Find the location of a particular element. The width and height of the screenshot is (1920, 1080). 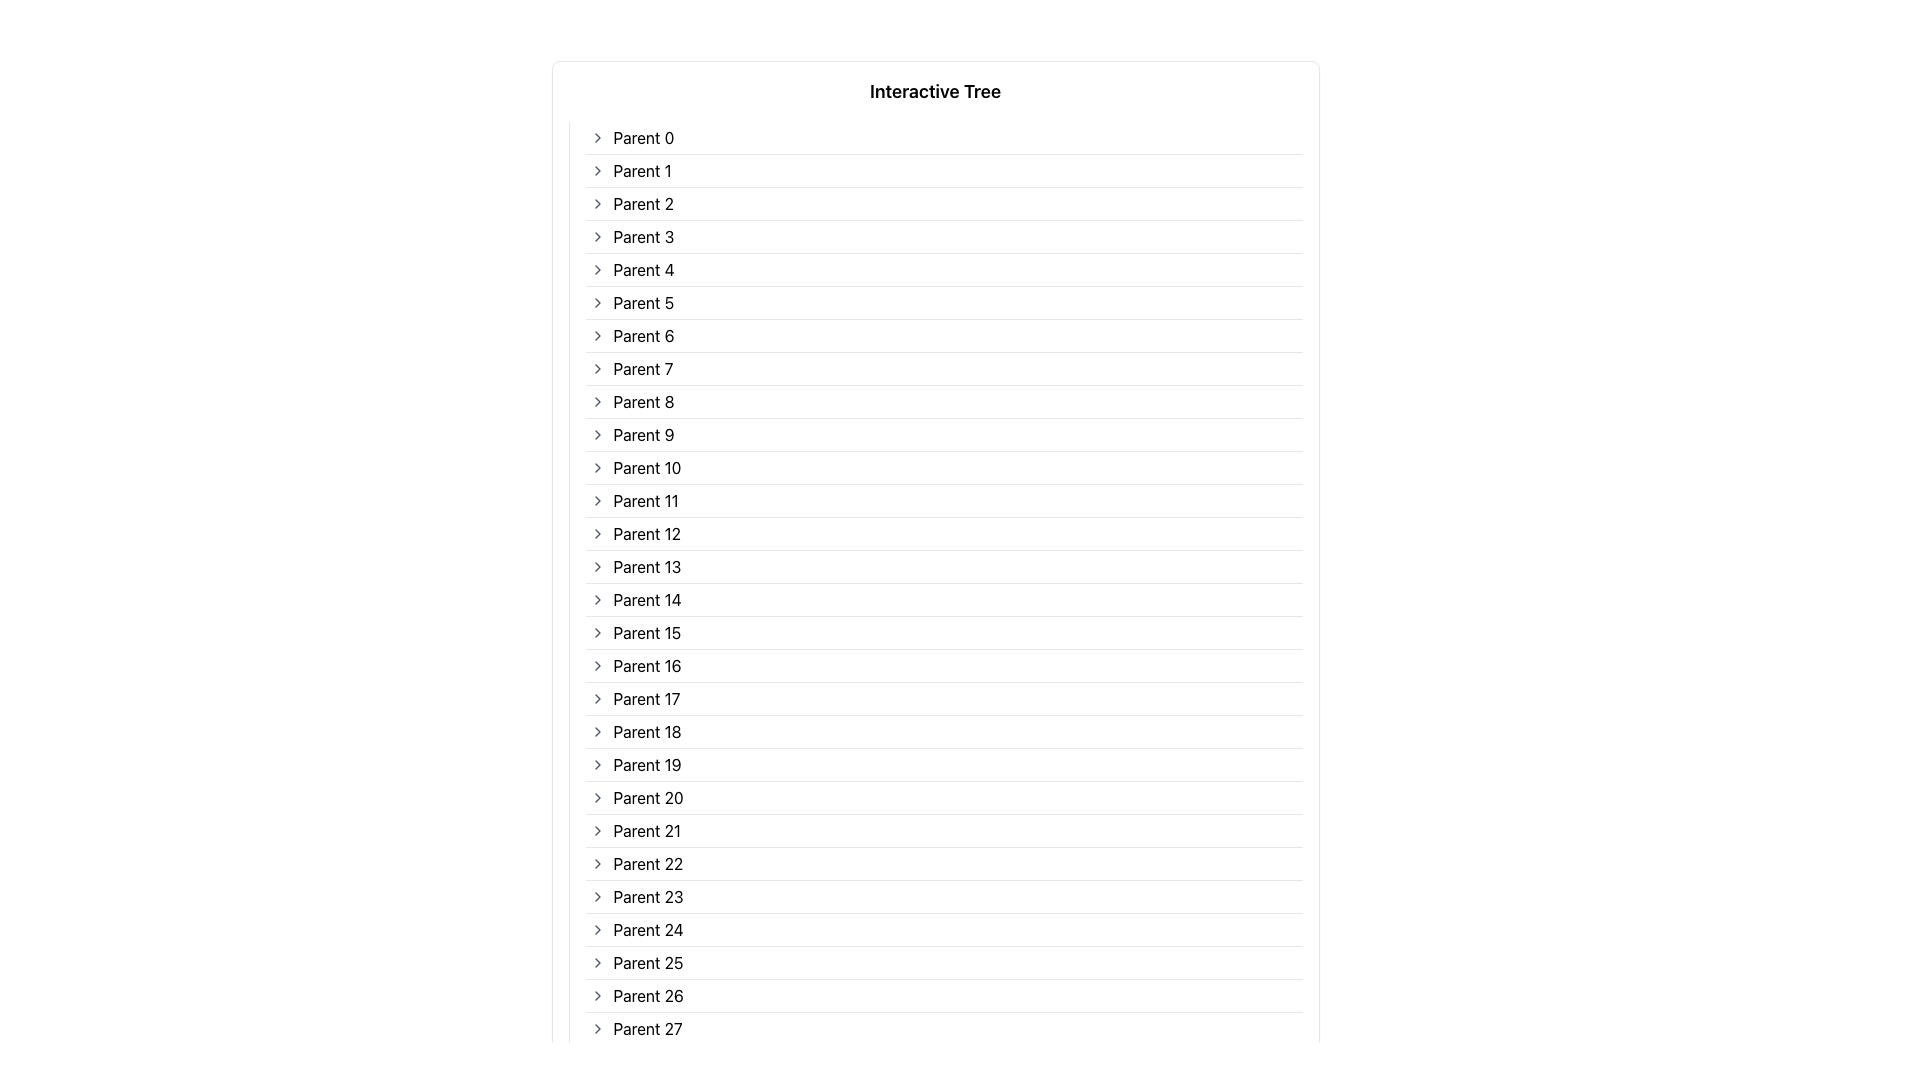

the List item located at the 21st position in the vertical interactive tree layout is located at coordinates (943, 797).